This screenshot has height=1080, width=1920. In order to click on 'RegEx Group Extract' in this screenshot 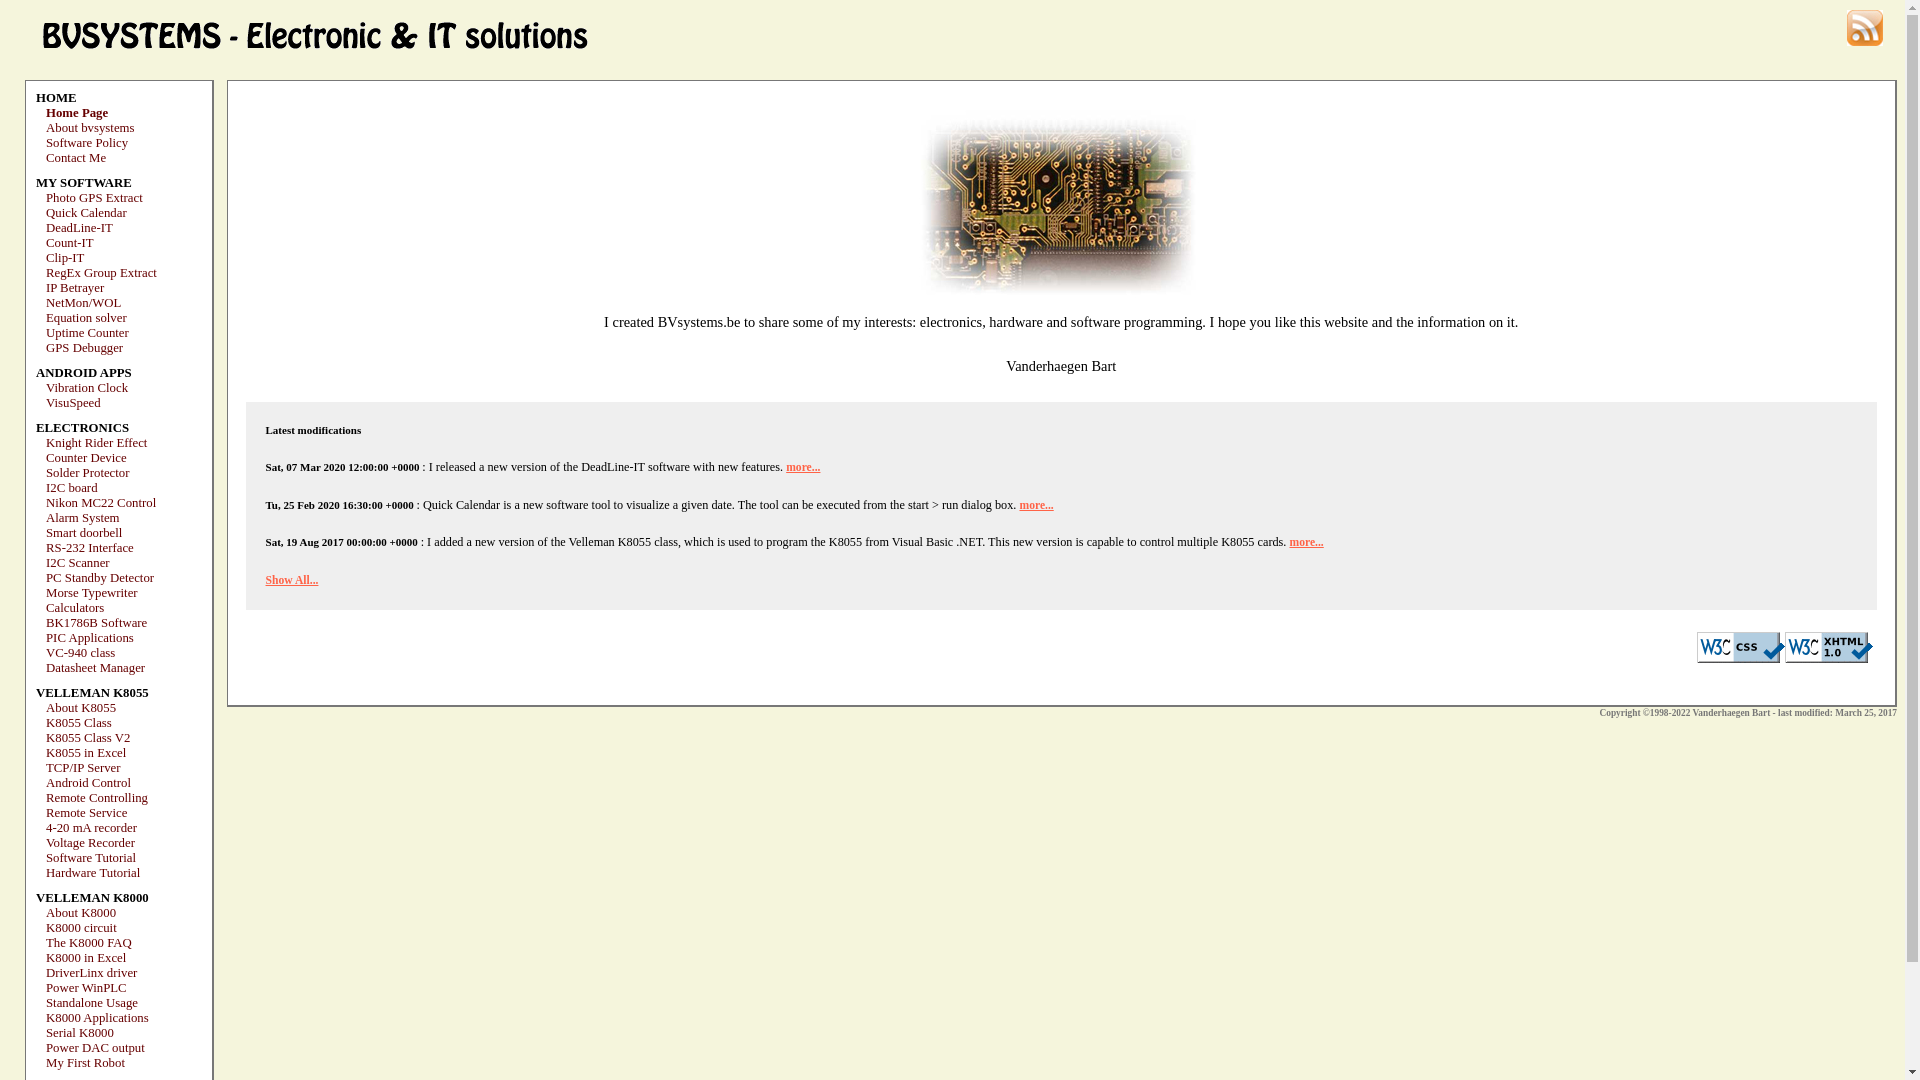, I will do `click(100, 273)`.